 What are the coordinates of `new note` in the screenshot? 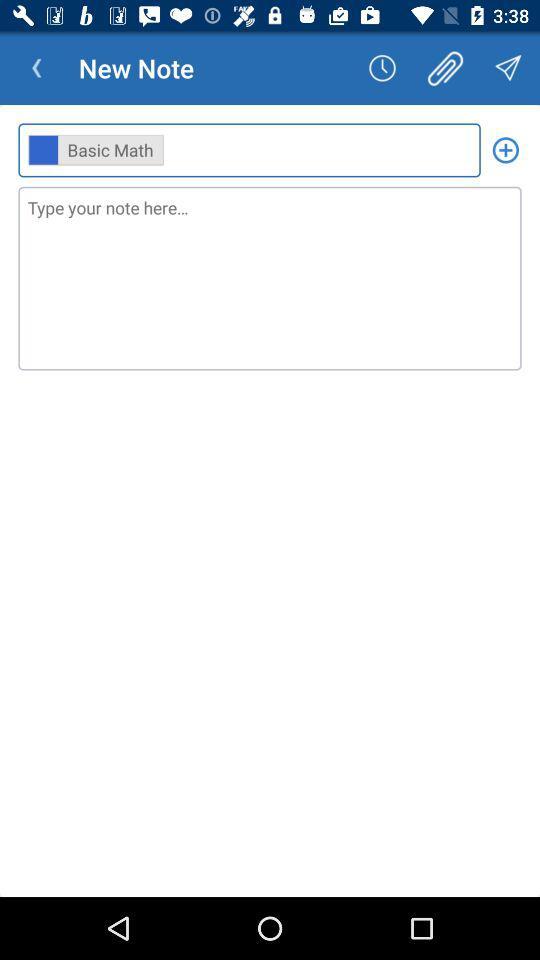 It's located at (504, 149).